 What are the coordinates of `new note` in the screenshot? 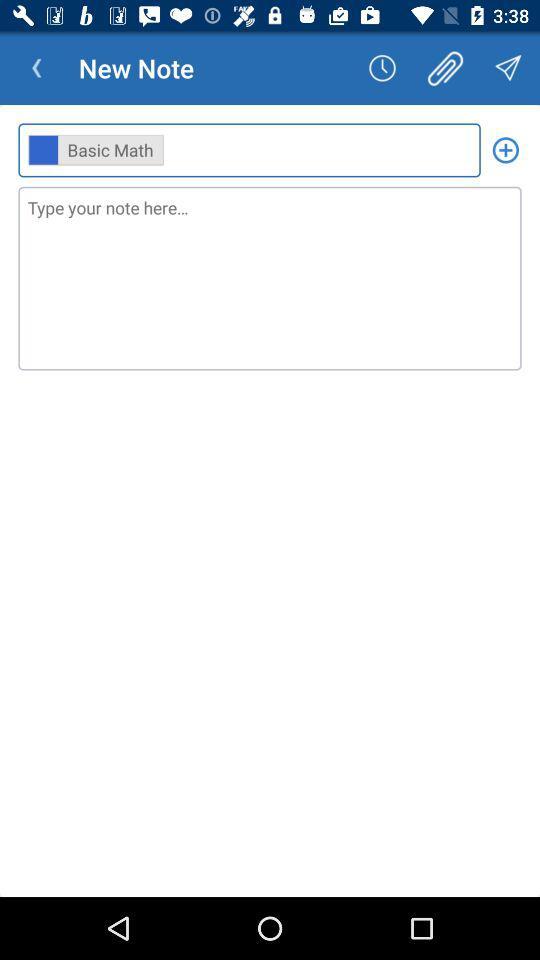 It's located at (504, 149).